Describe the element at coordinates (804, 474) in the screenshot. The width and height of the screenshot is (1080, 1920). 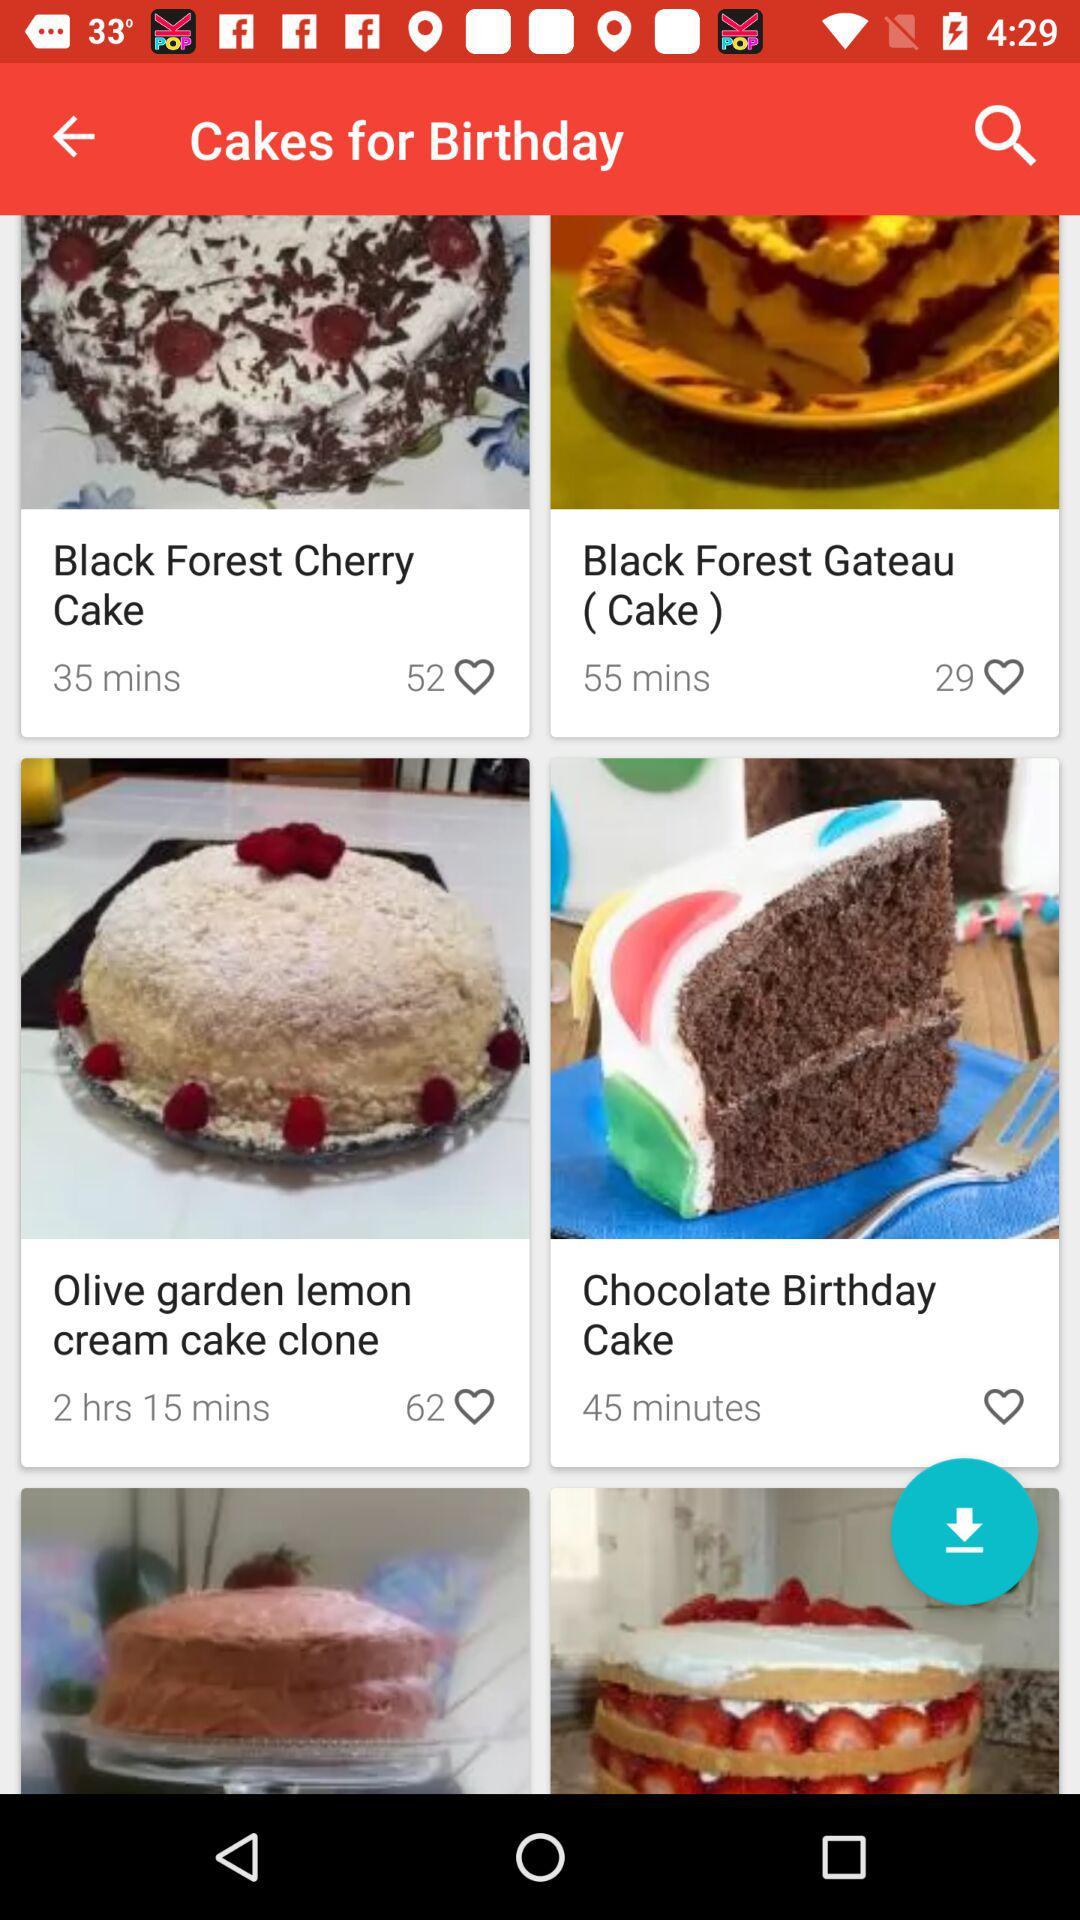
I see `the second box from first row` at that location.